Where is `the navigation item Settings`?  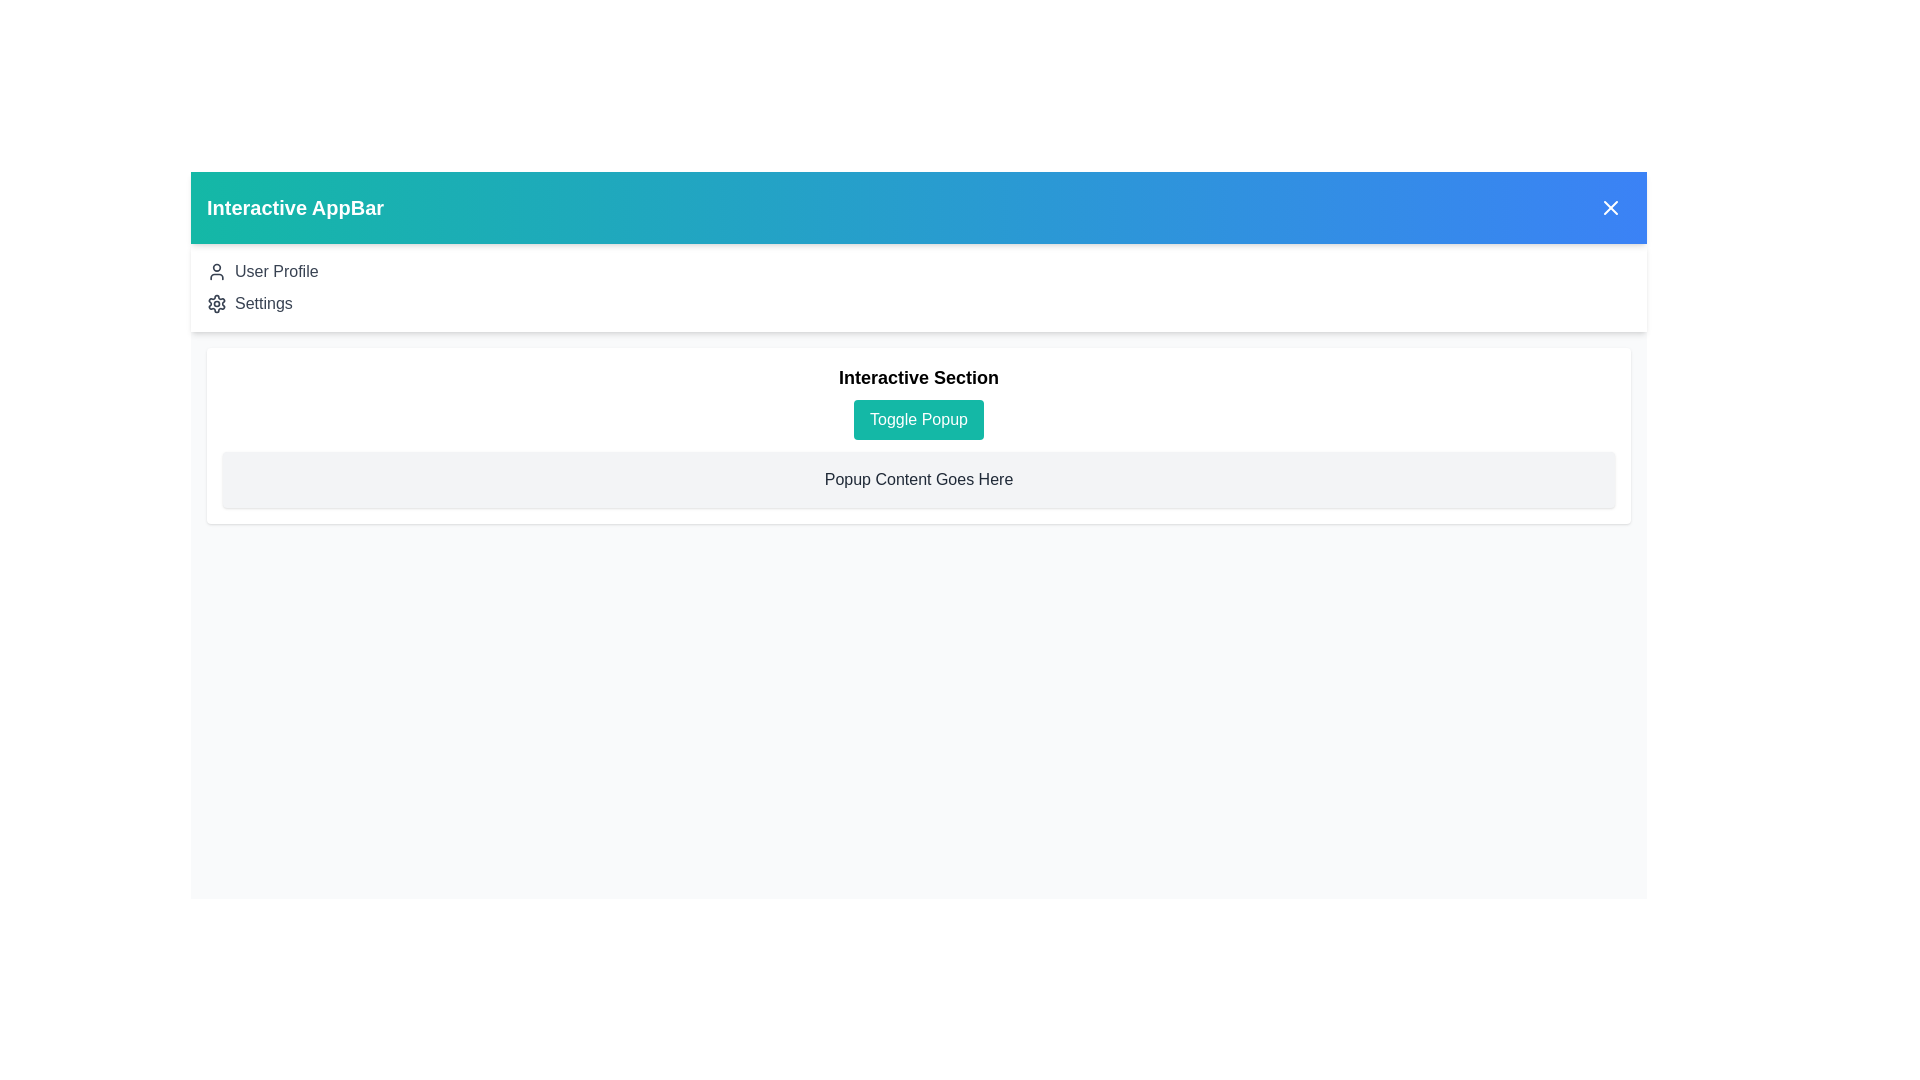
the navigation item Settings is located at coordinates (263, 304).